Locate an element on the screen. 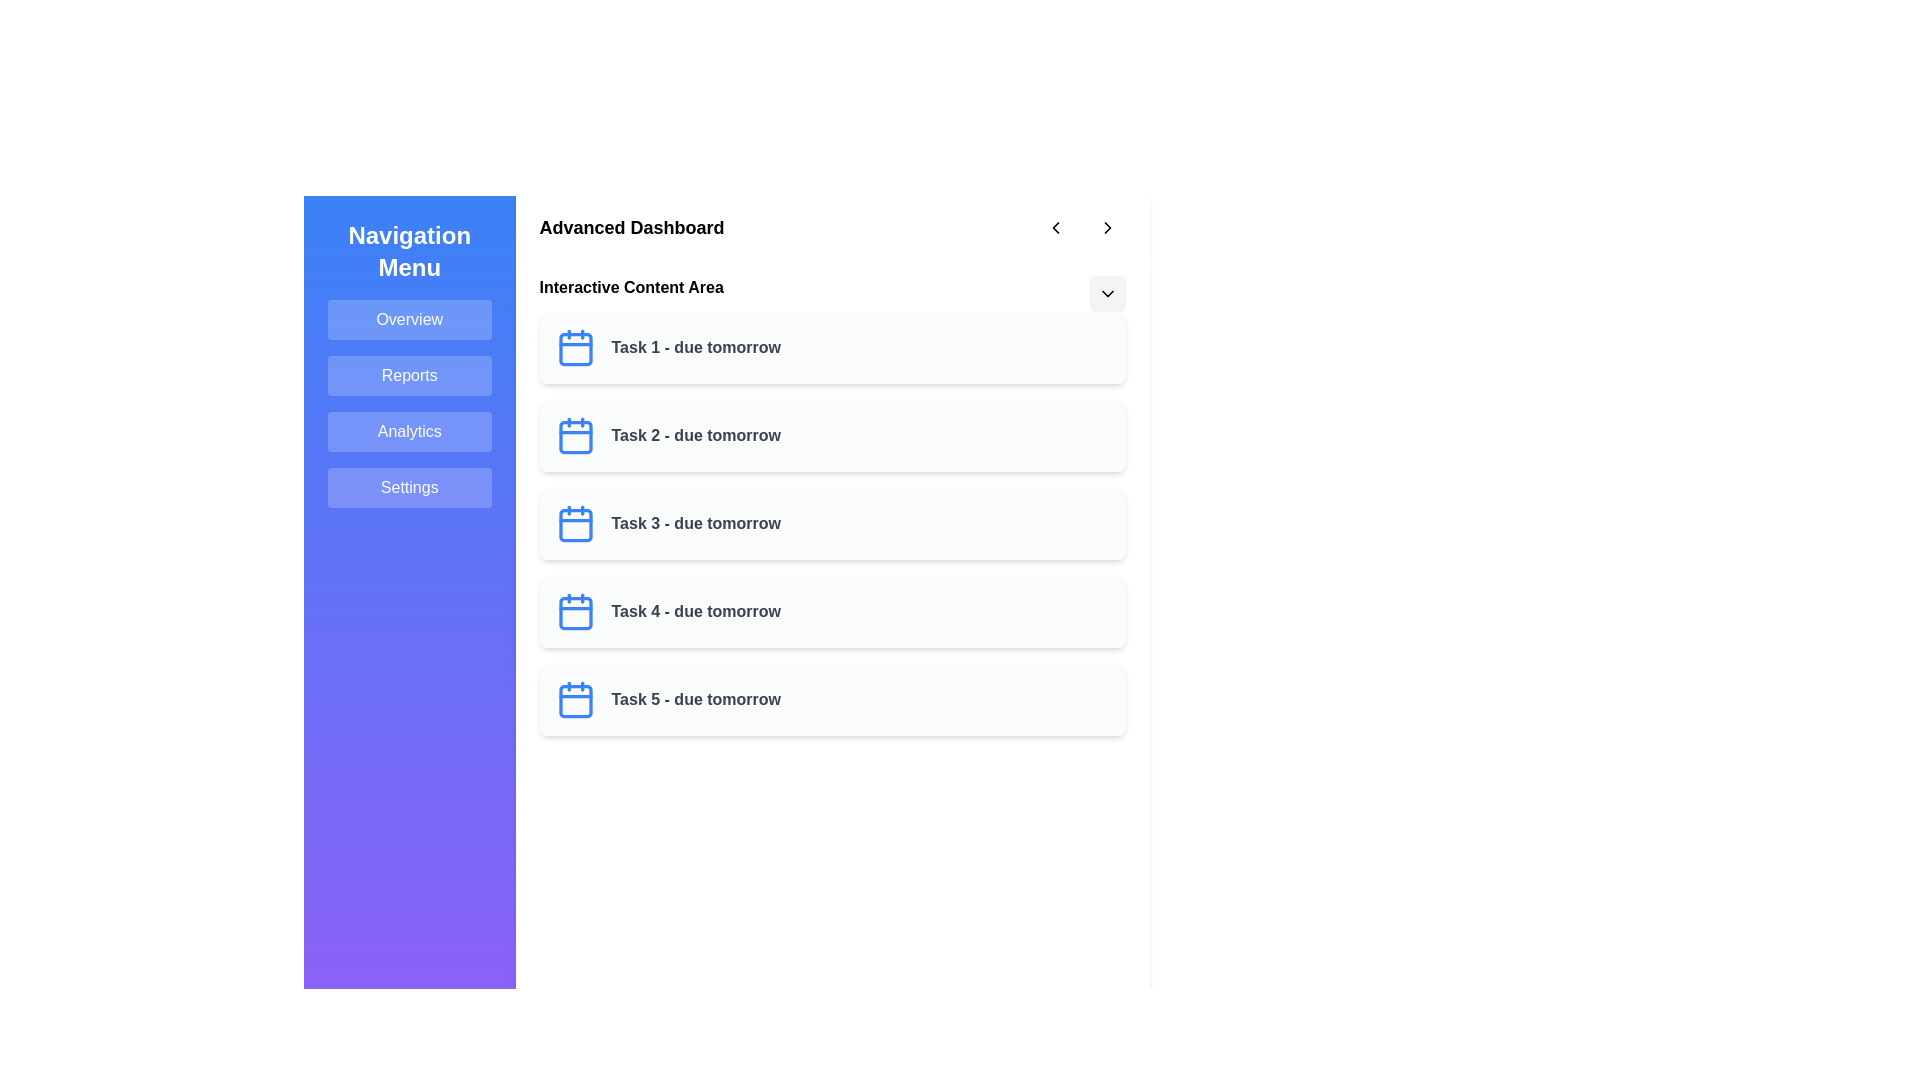 Image resolution: width=1920 pixels, height=1080 pixels. the vertical navigation menu option to switch sections in the application, located in the left sidebar labeled 'Navigation Menu' is located at coordinates (408, 404).